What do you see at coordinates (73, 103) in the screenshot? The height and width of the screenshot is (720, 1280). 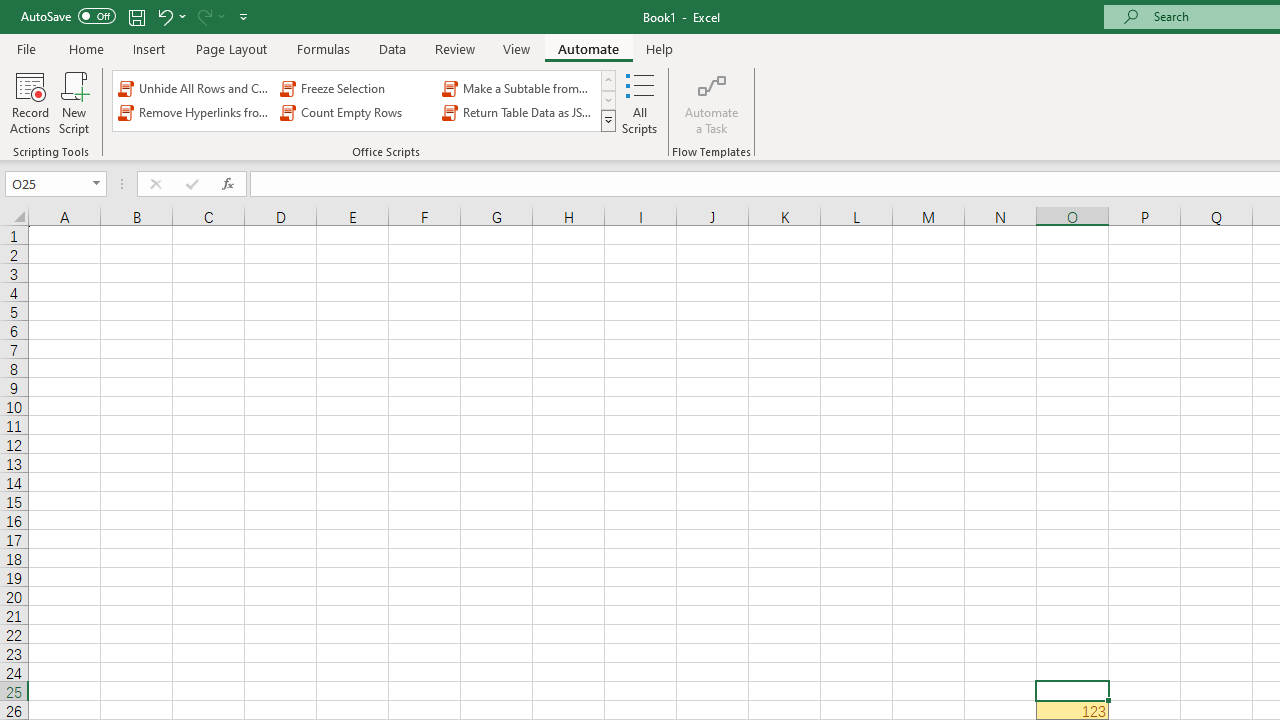 I see `'New Script'` at bounding box center [73, 103].